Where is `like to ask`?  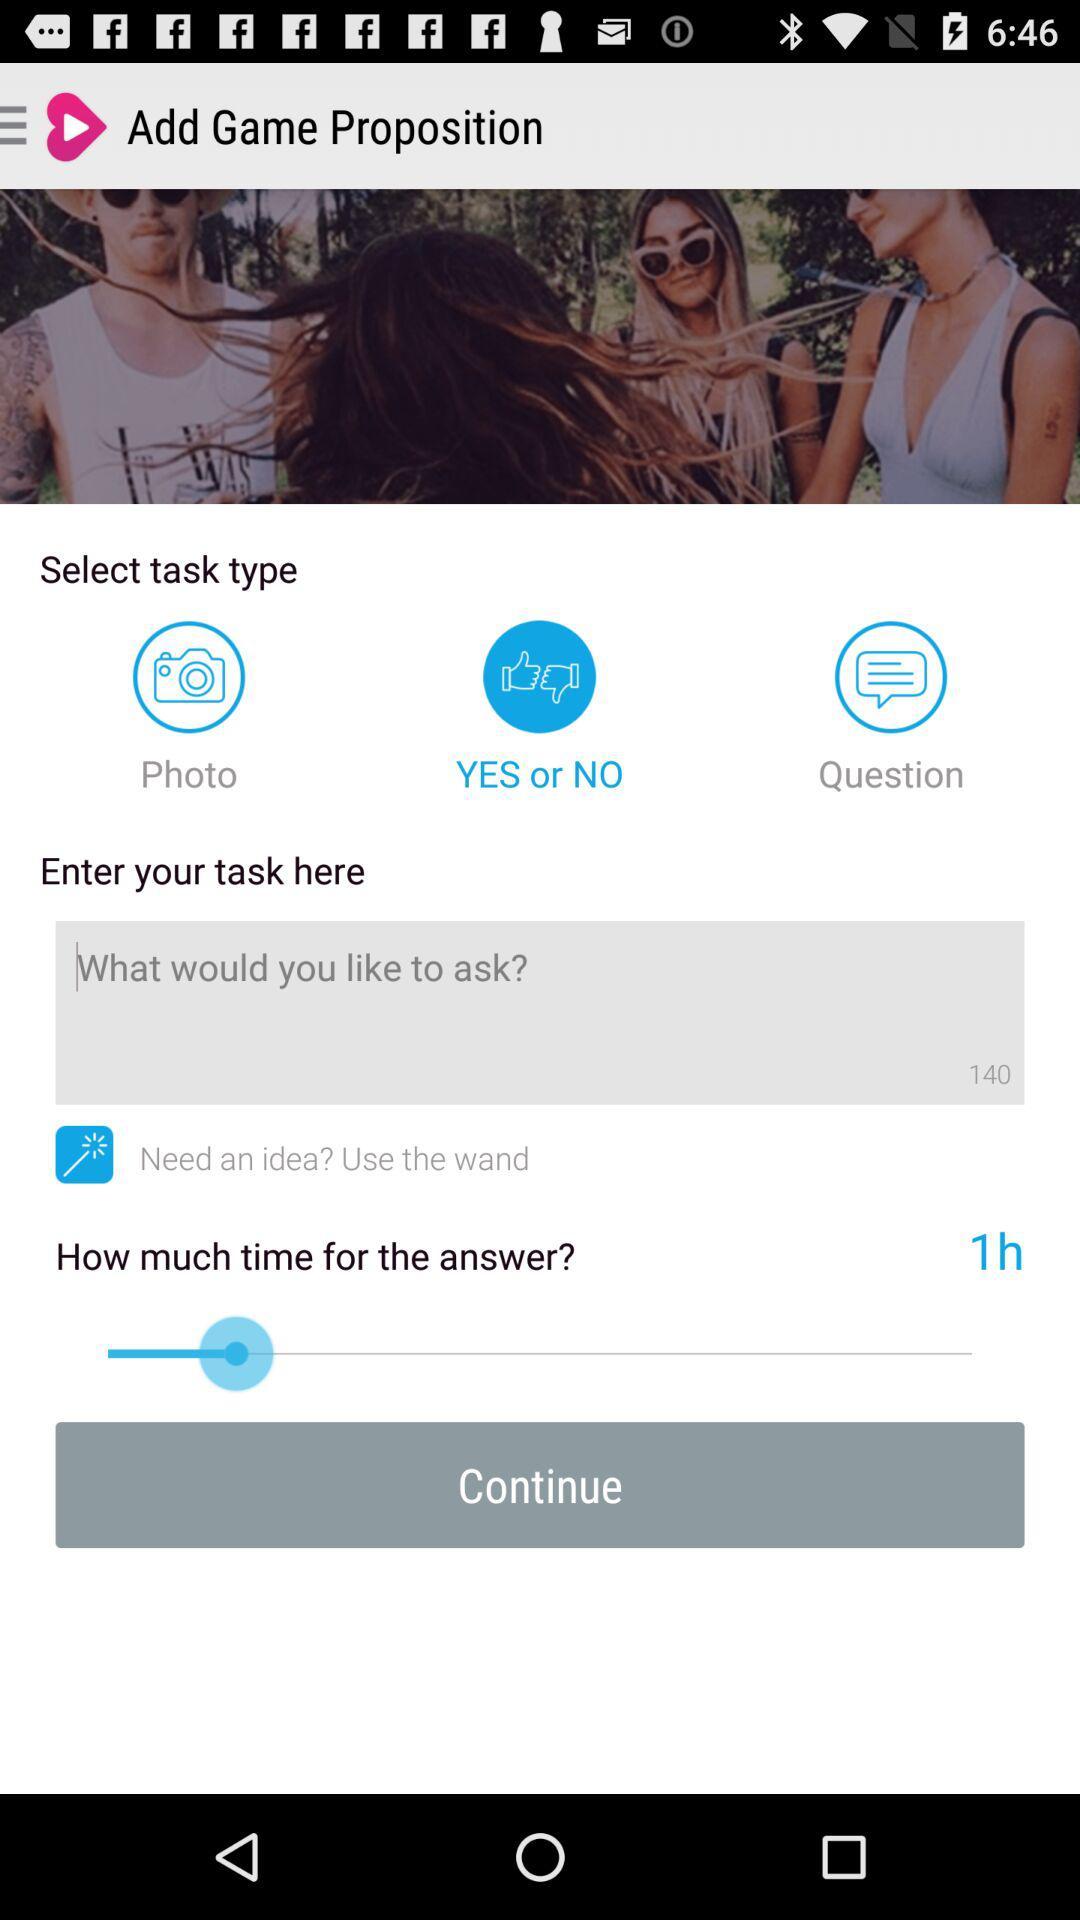
like to ask is located at coordinates (540, 1012).